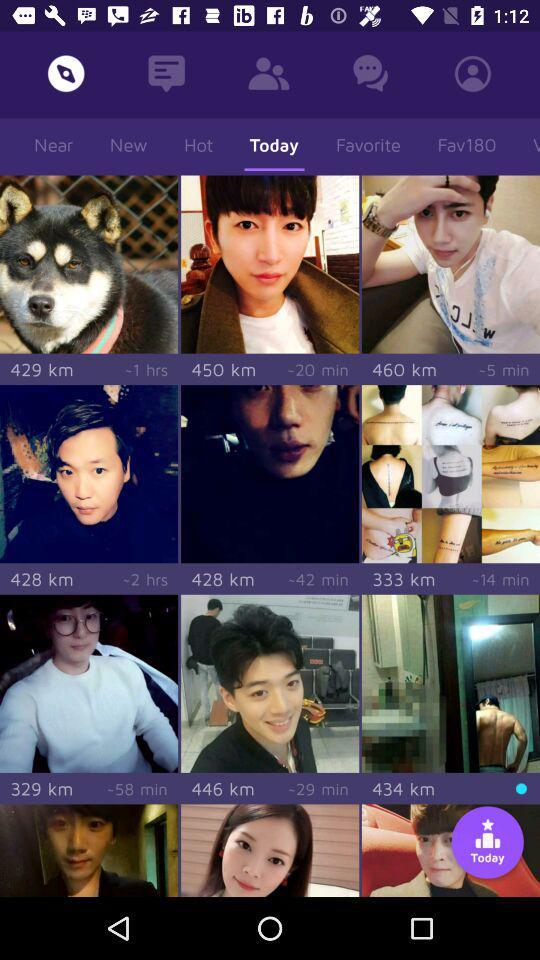  Describe the element at coordinates (451, 849) in the screenshot. I see `the image which is last` at that location.